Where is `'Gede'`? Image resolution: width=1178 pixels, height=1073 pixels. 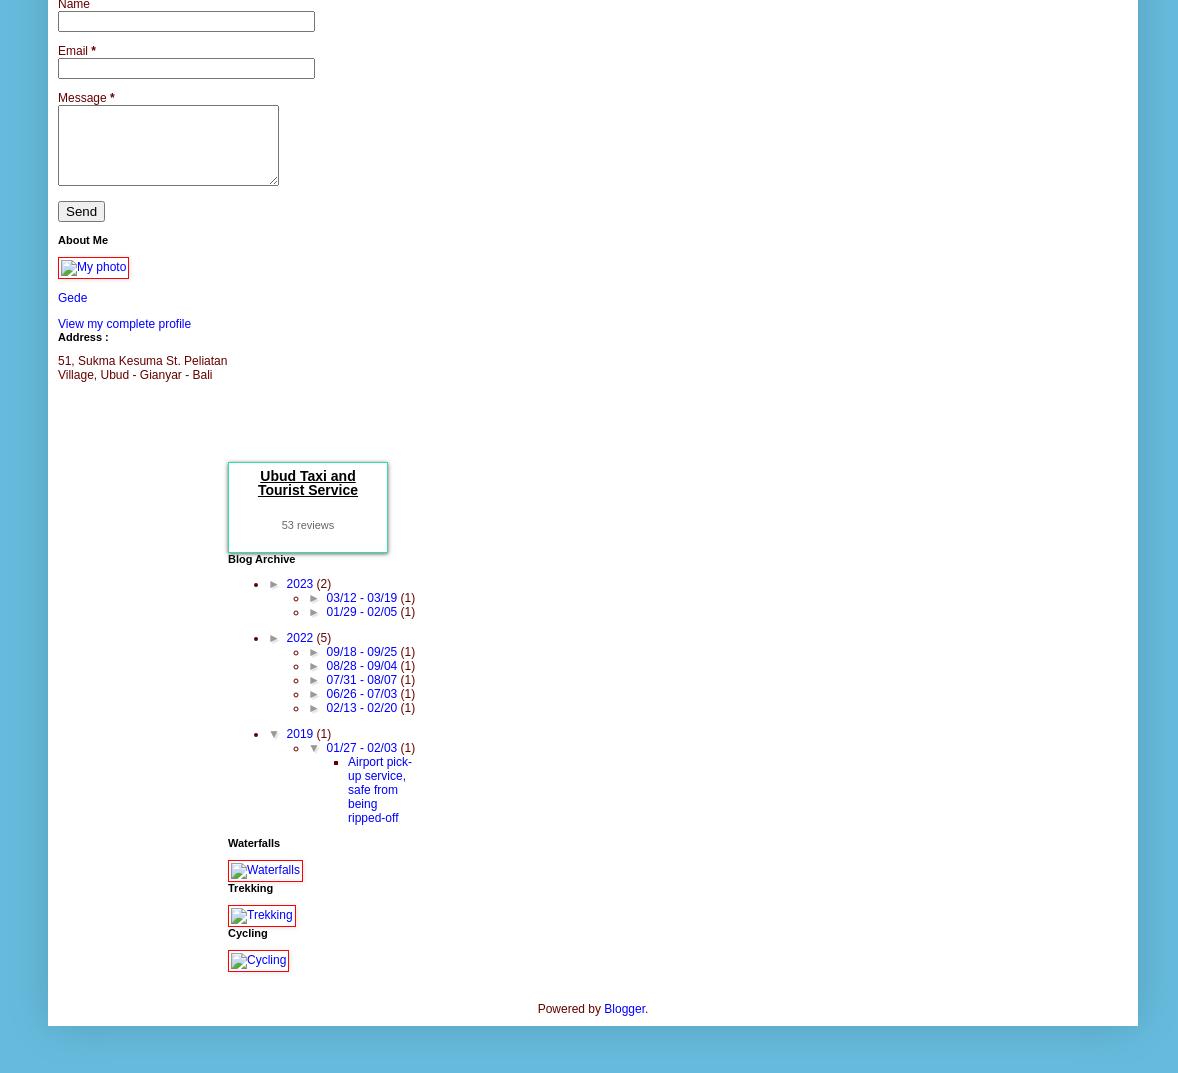 'Gede' is located at coordinates (56, 296).